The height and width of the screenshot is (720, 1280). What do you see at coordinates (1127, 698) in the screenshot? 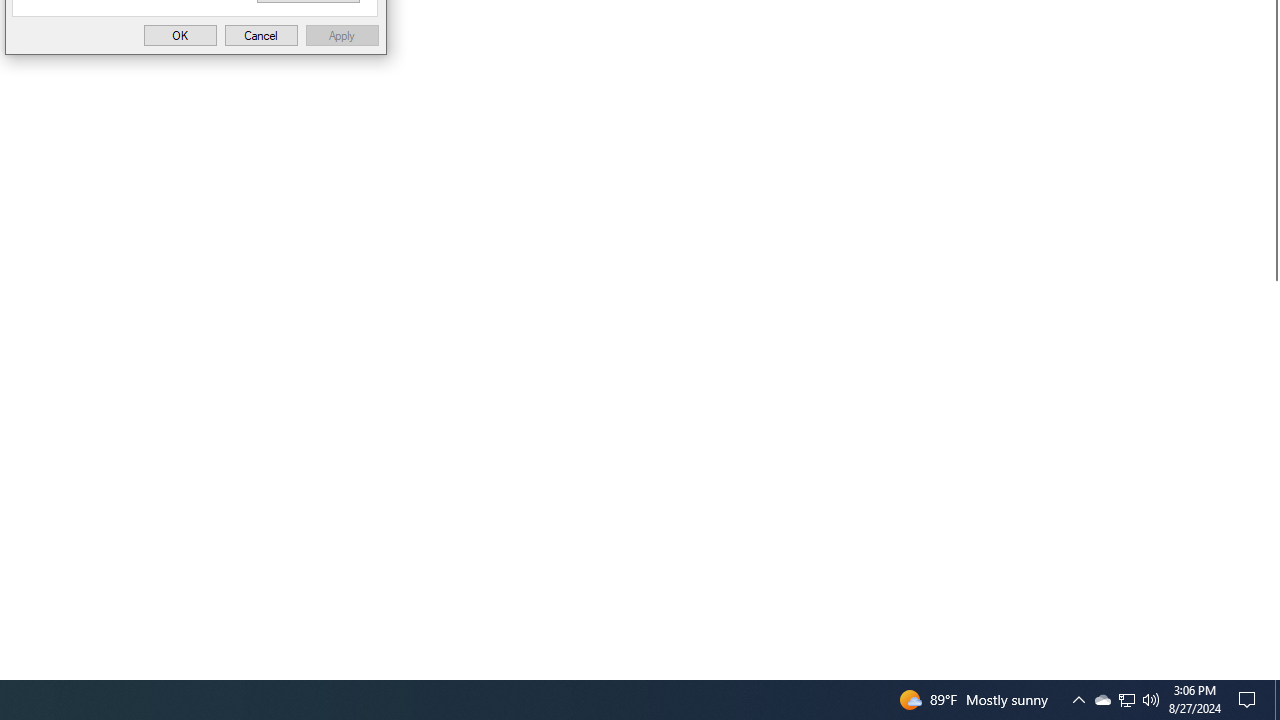
I see `'Q2790: 100%'` at bounding box center [1127, 698].